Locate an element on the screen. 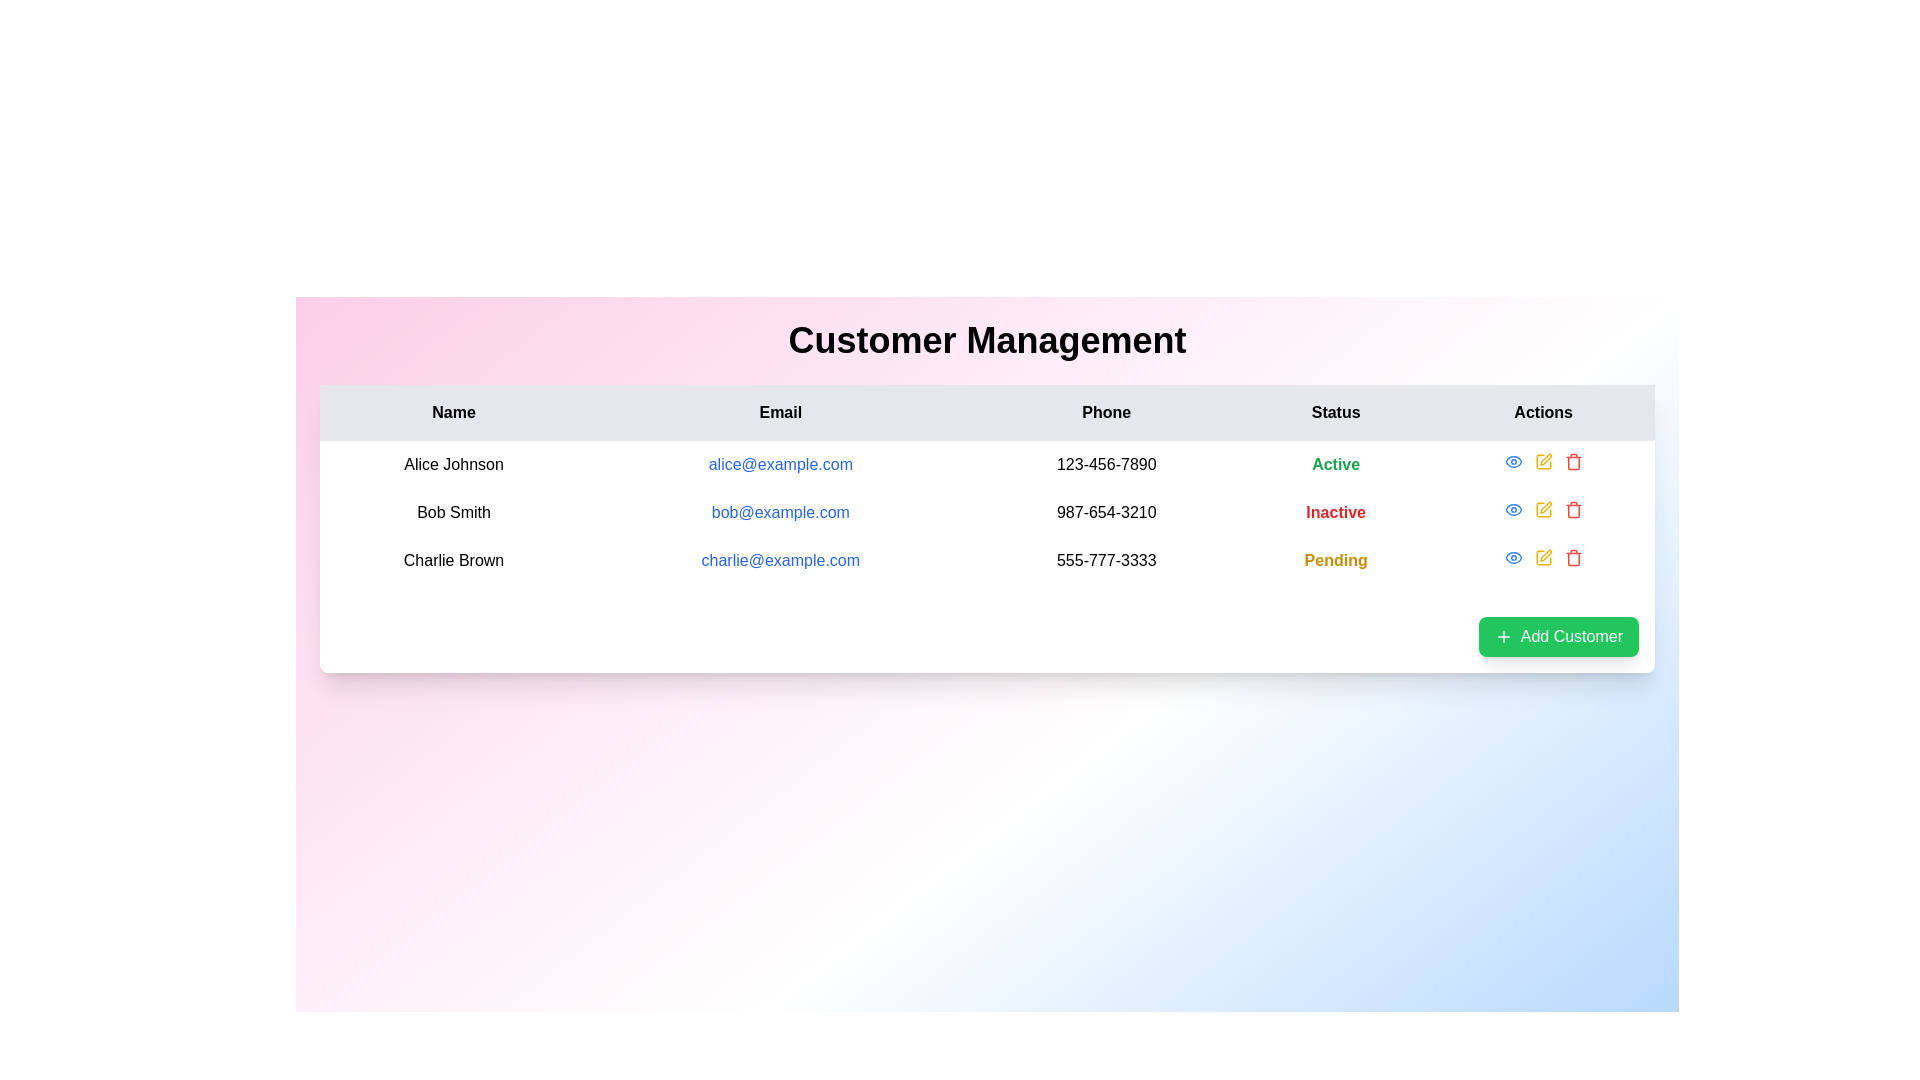  the header element indicating customer management, which is centrally aligned at the top of the content section is located at coordinates (987, 339).